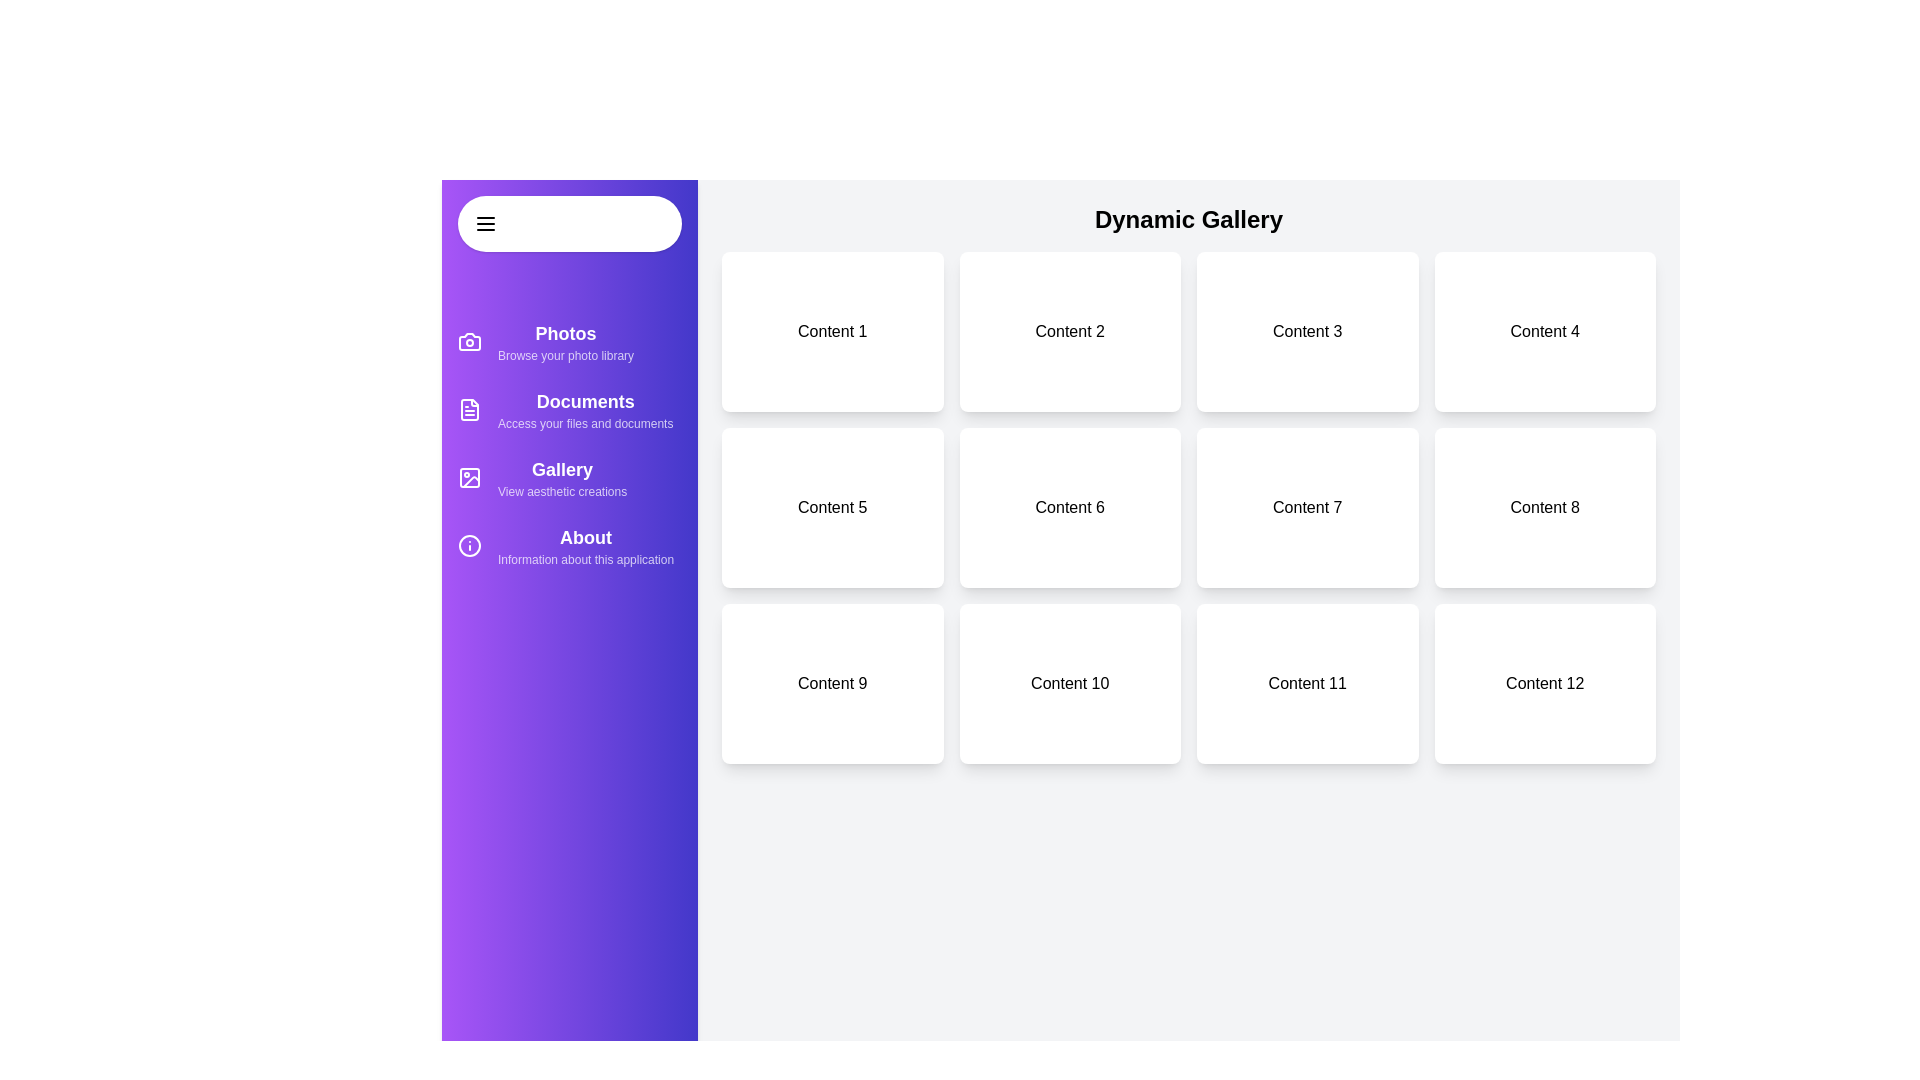  Describe the element at coordinates (469, 478) in the screenshot. I see `the sidebar icon for Gallery` at that location.